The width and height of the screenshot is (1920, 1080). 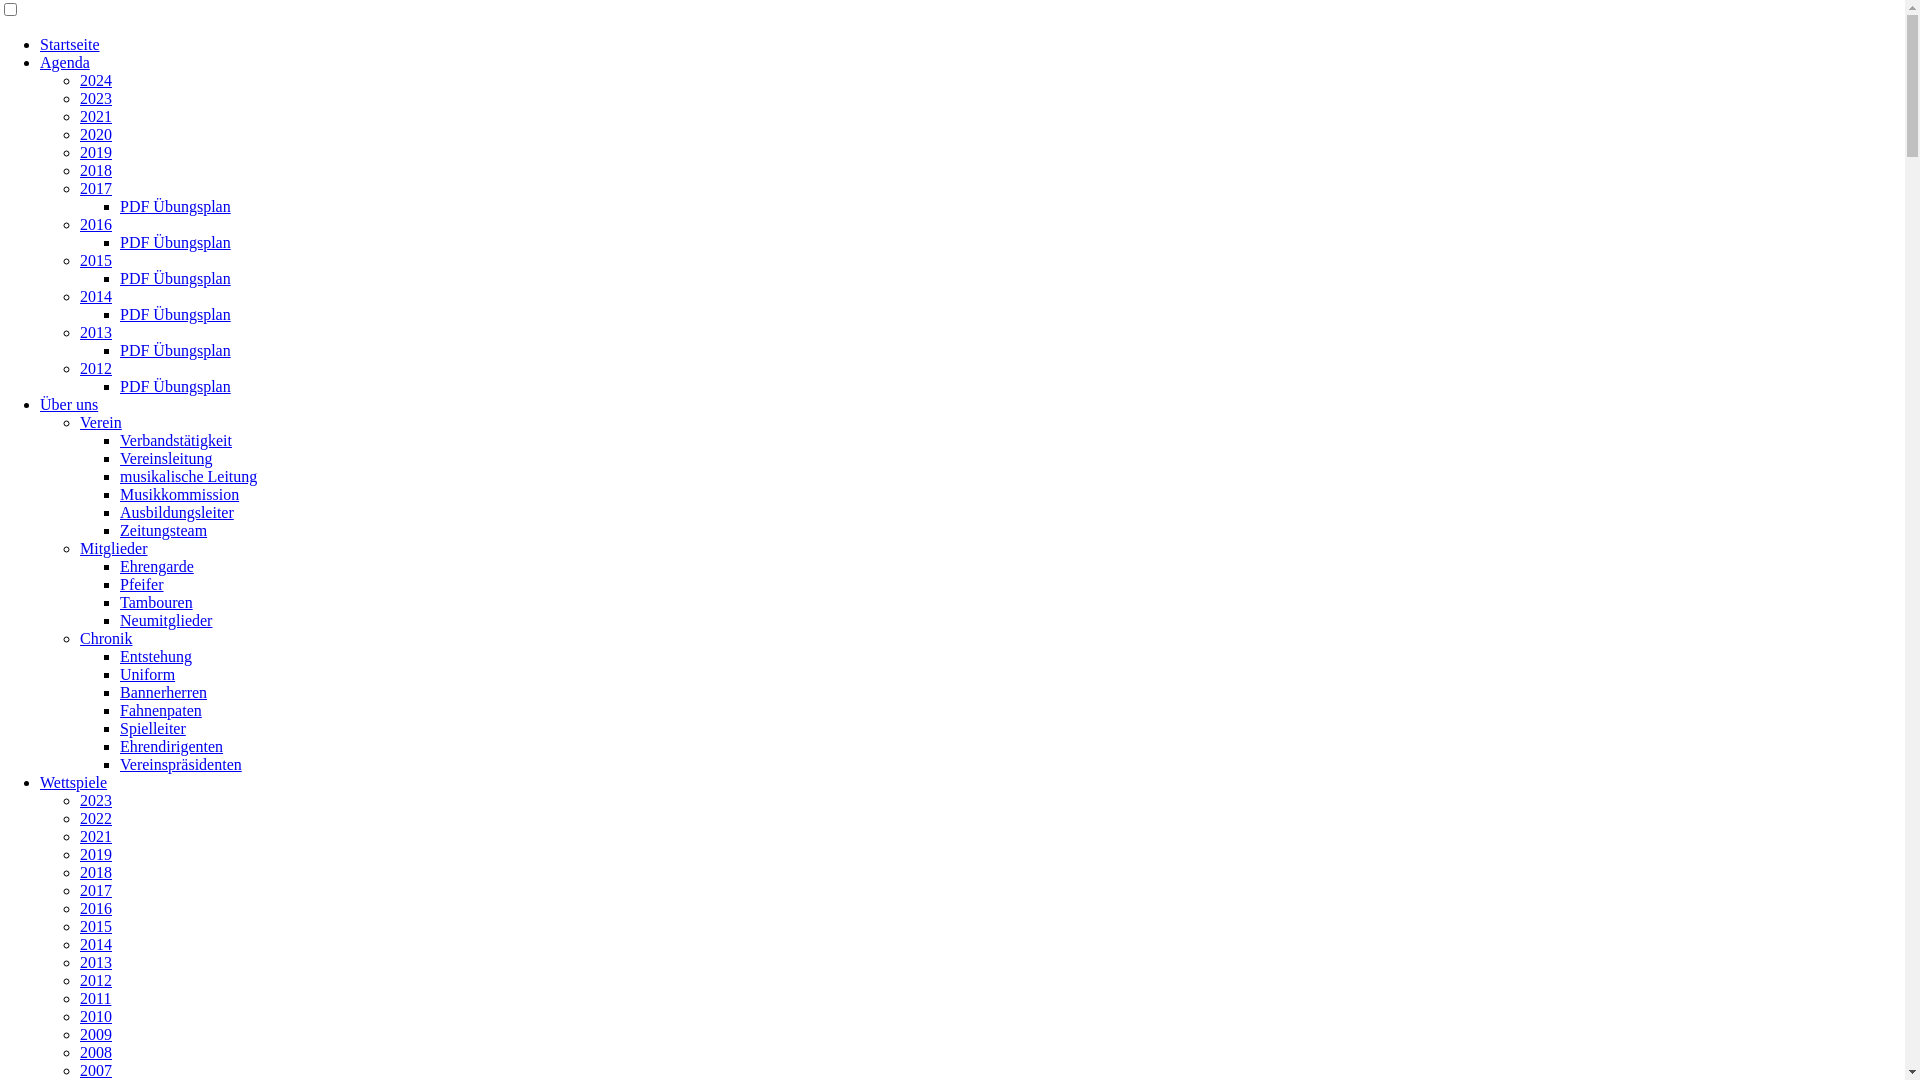 I want to click on '2024', so click(x=95, y=79).